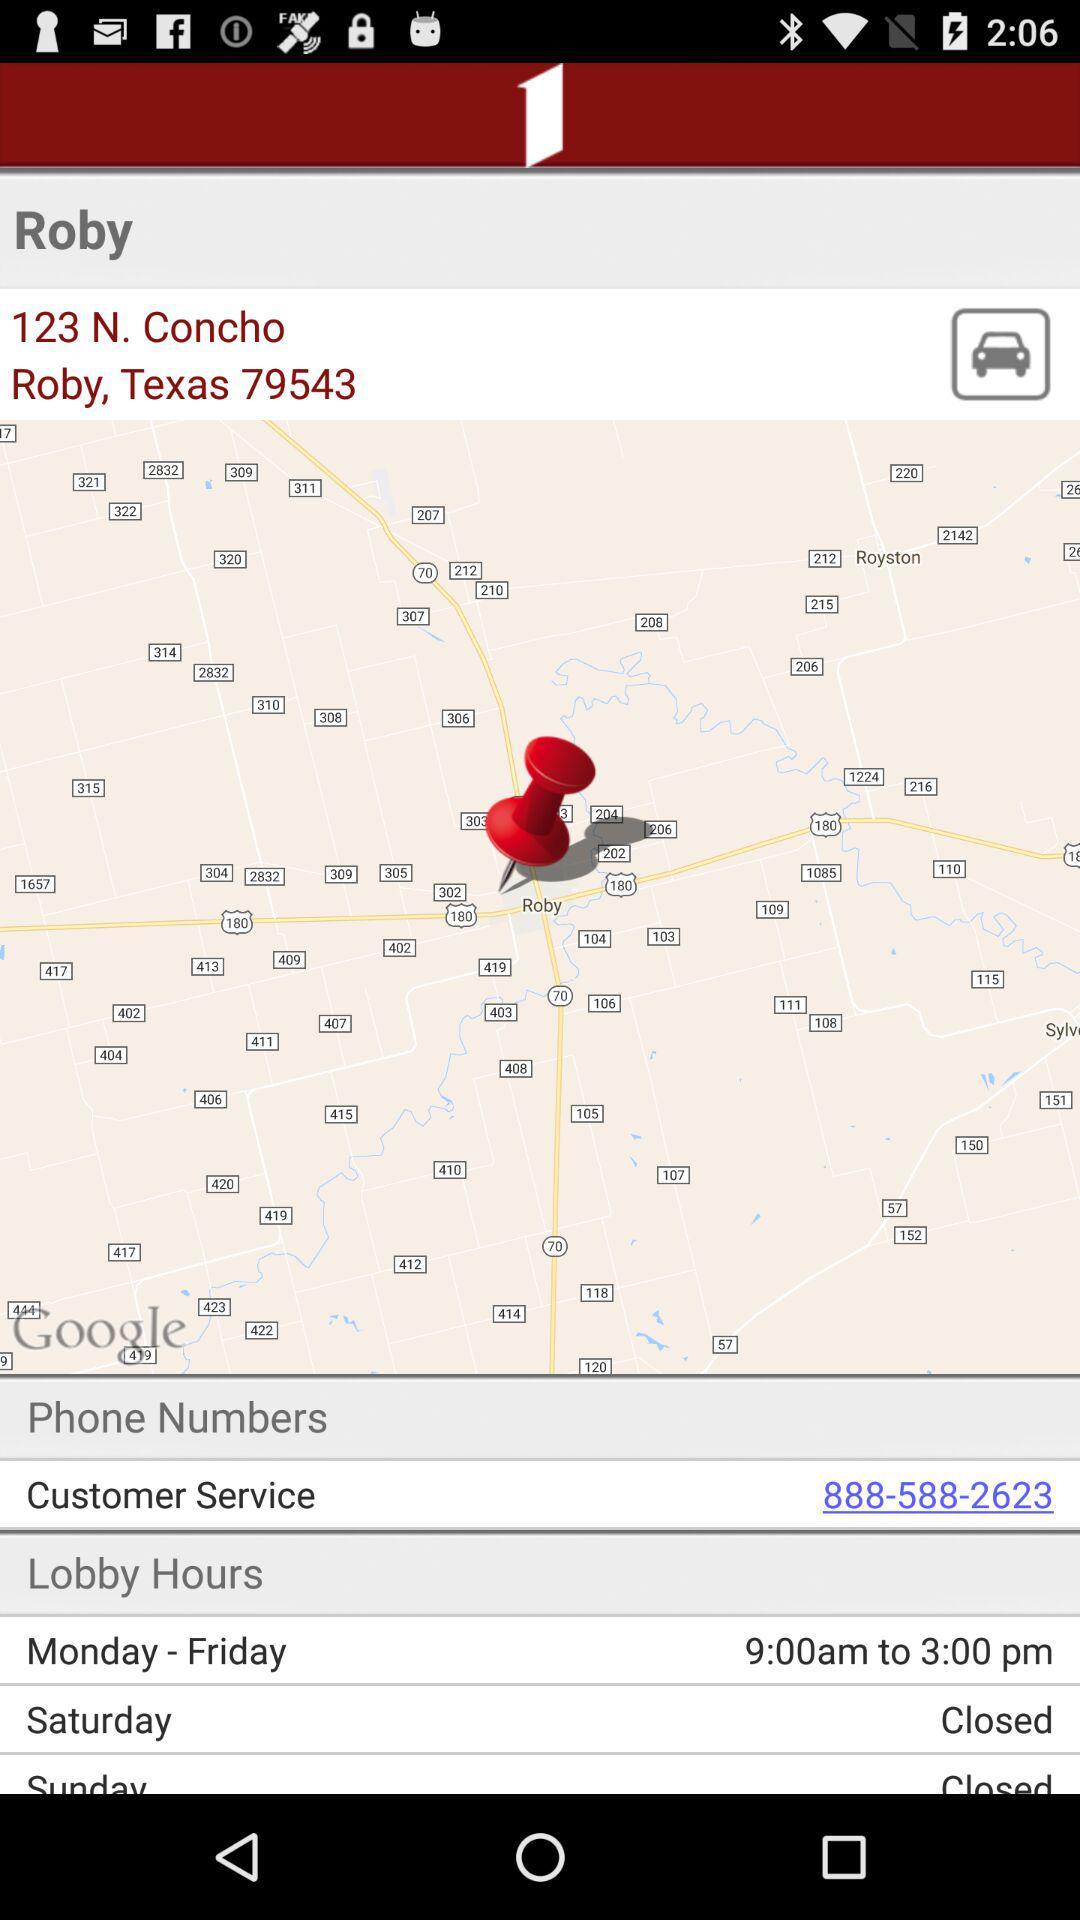 Image resolution: width=1080 pixels, height=1920 pixels. I want to click on the icon at the top right corner, so click(999, 354).